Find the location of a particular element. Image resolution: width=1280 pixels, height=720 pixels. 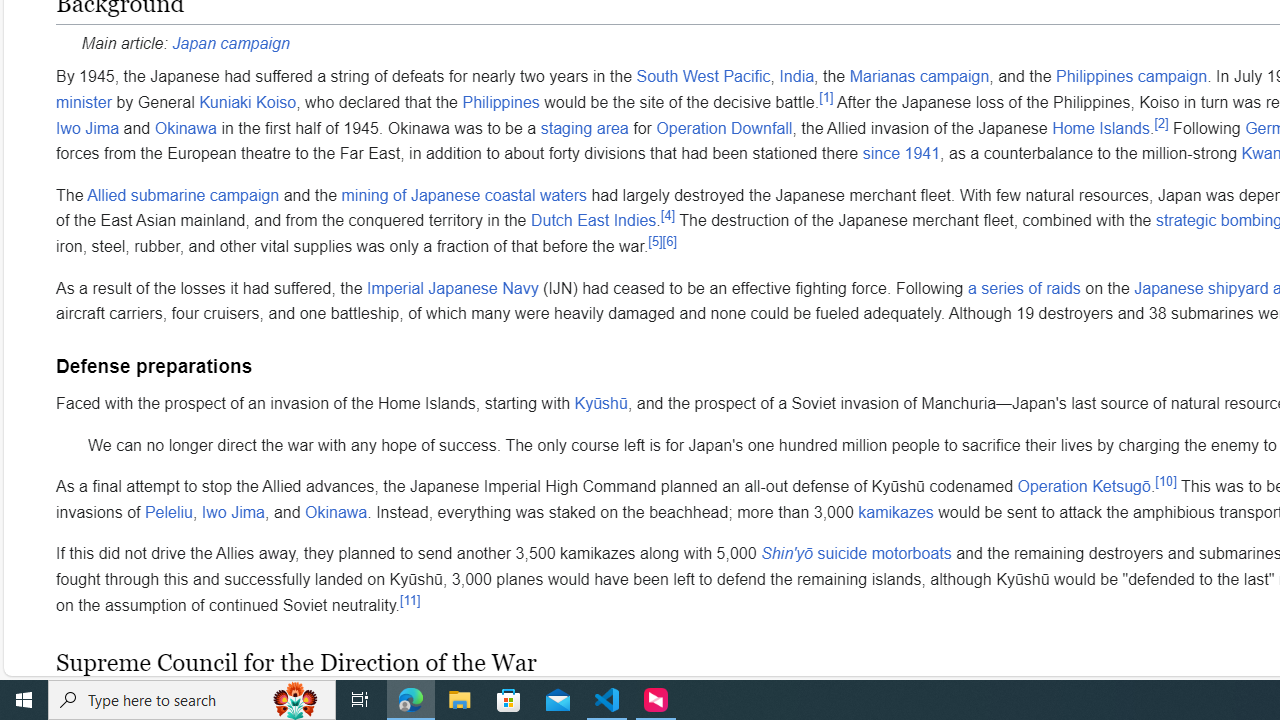

'Marianas campaign' is located at coordinates (918, 75).